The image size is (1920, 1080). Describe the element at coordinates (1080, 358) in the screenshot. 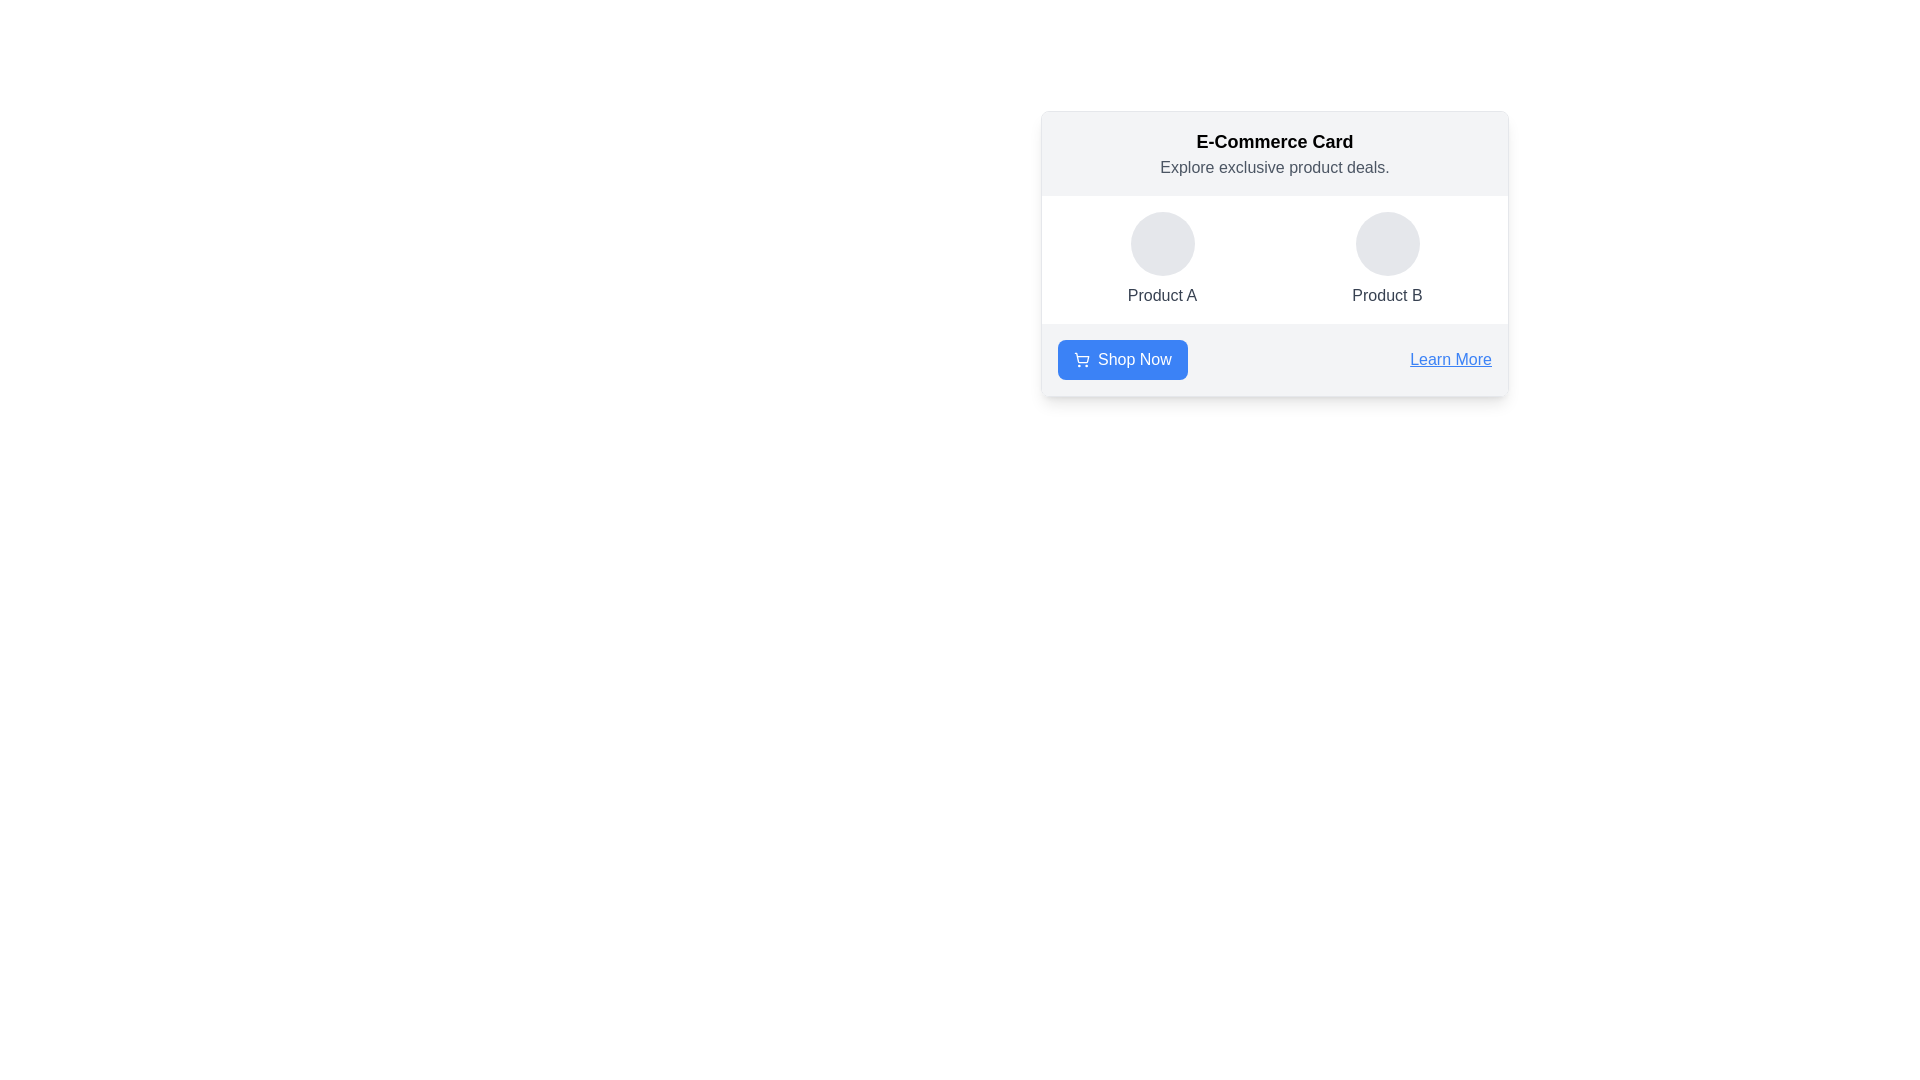

I see `the small shopping cart icon located within the blue 'Shop Now' button to interact with it` at that location.